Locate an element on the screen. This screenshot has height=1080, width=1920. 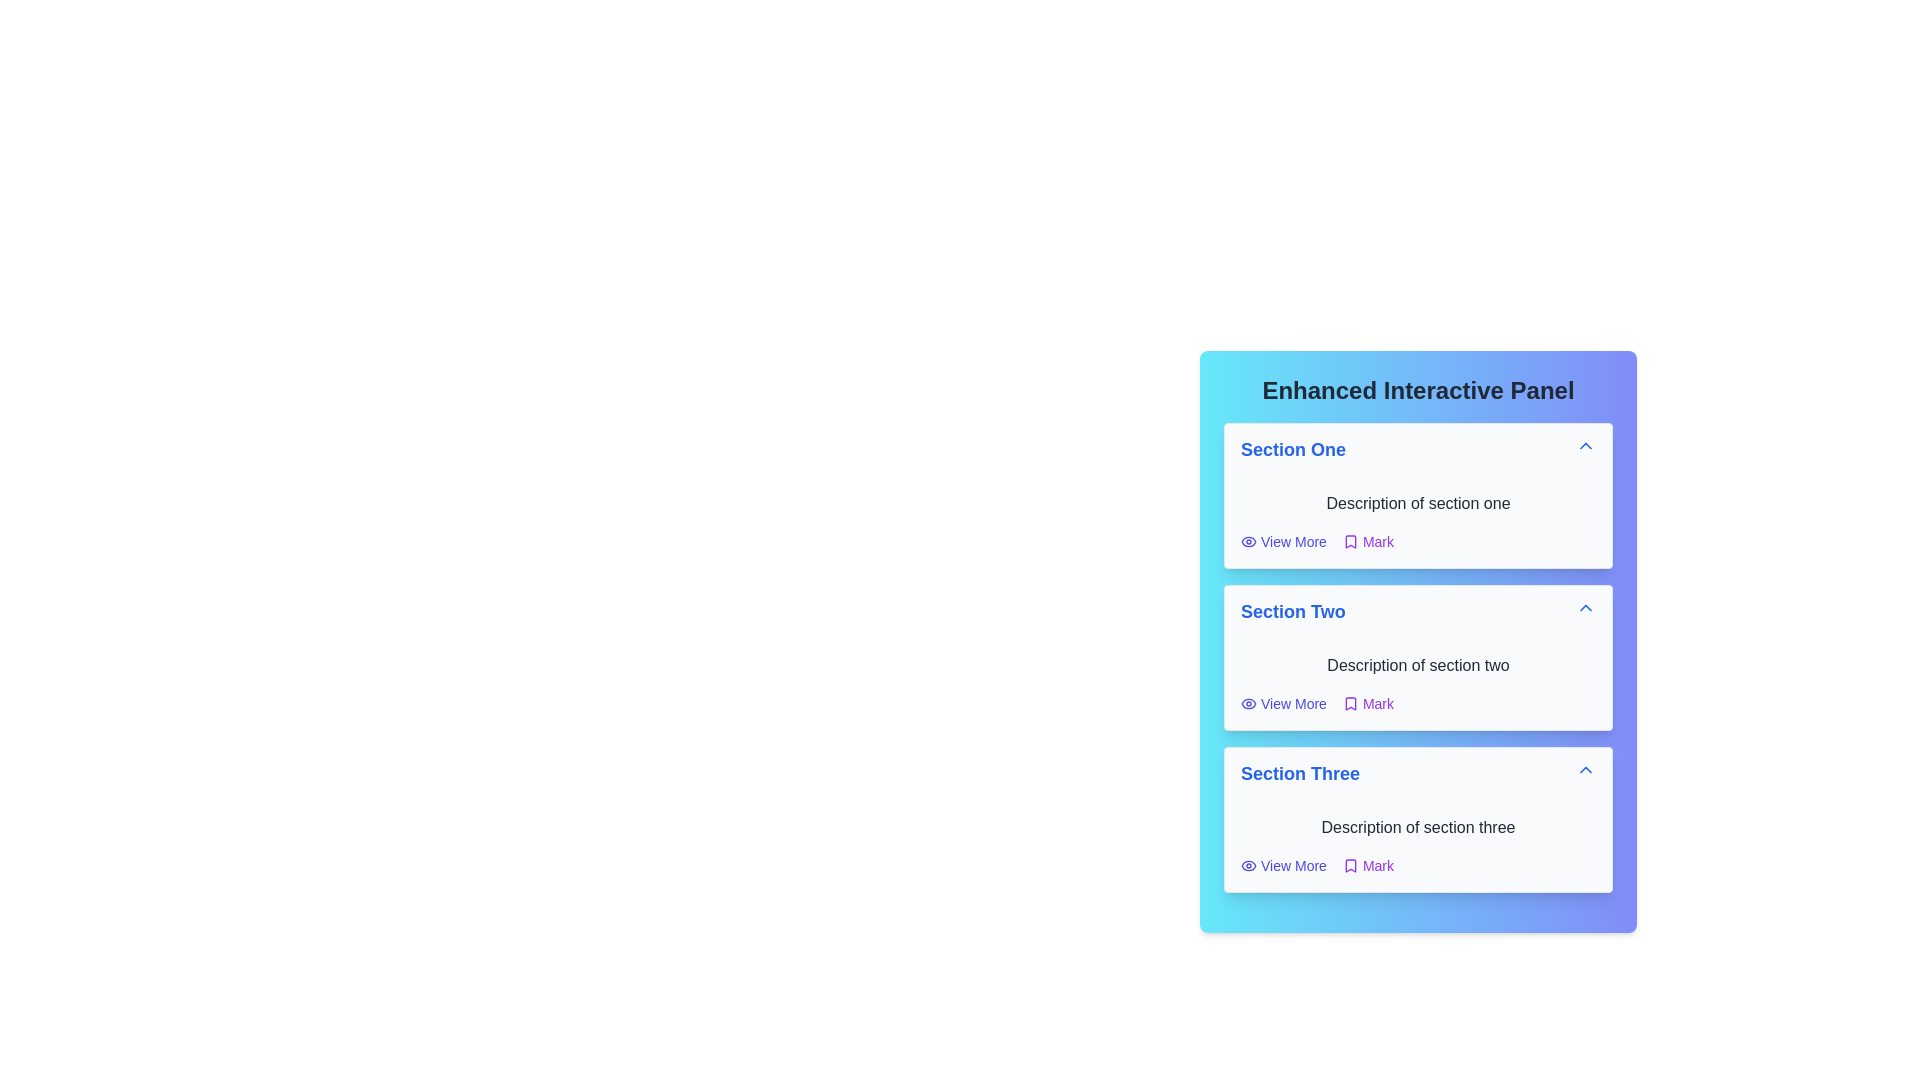
the 'Mark' button in the Interactive action group located at the bottom of the 'Section Three' card within the 'Enhanced Interactive Panel' to bookmark the section is located at coordinates (1417, 865).